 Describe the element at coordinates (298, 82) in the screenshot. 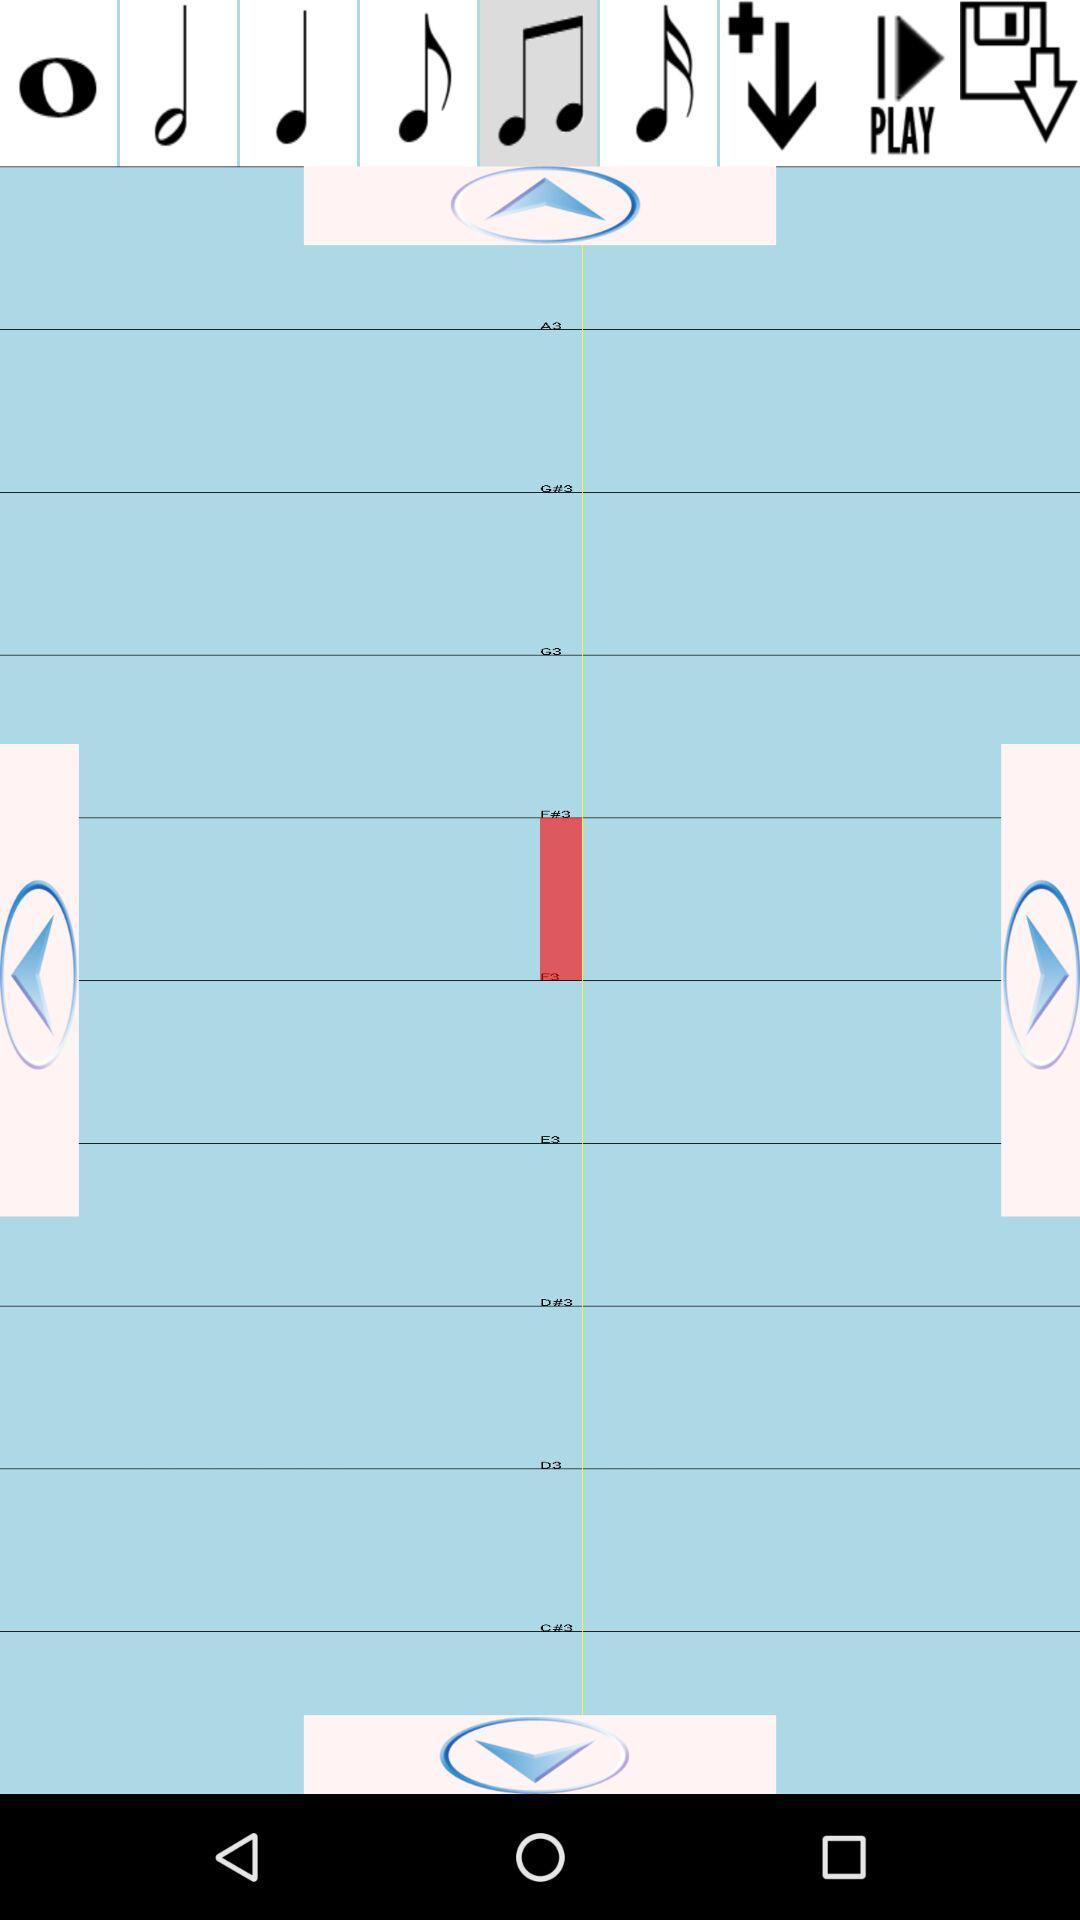

I see `note` at that location.